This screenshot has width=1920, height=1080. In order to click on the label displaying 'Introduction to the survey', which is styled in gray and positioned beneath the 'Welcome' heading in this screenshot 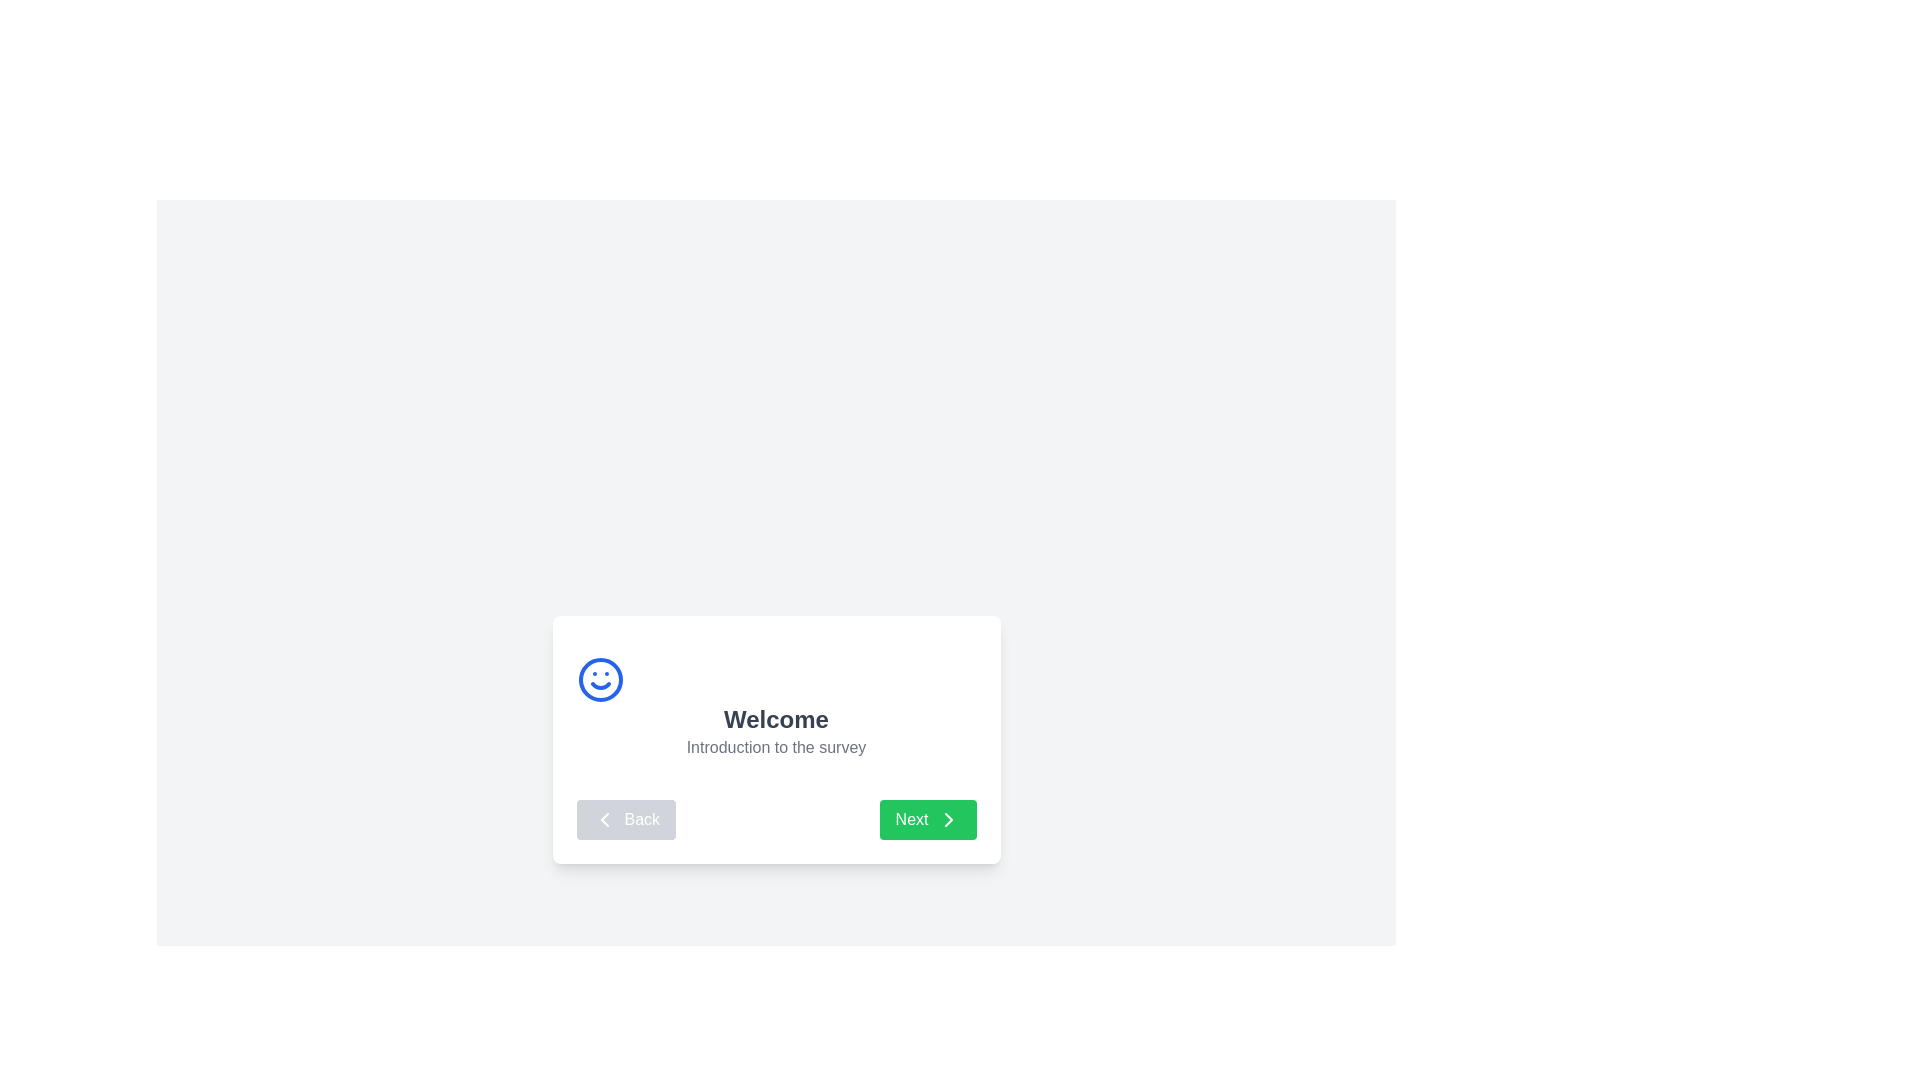, I will do `click(775, 748)`.